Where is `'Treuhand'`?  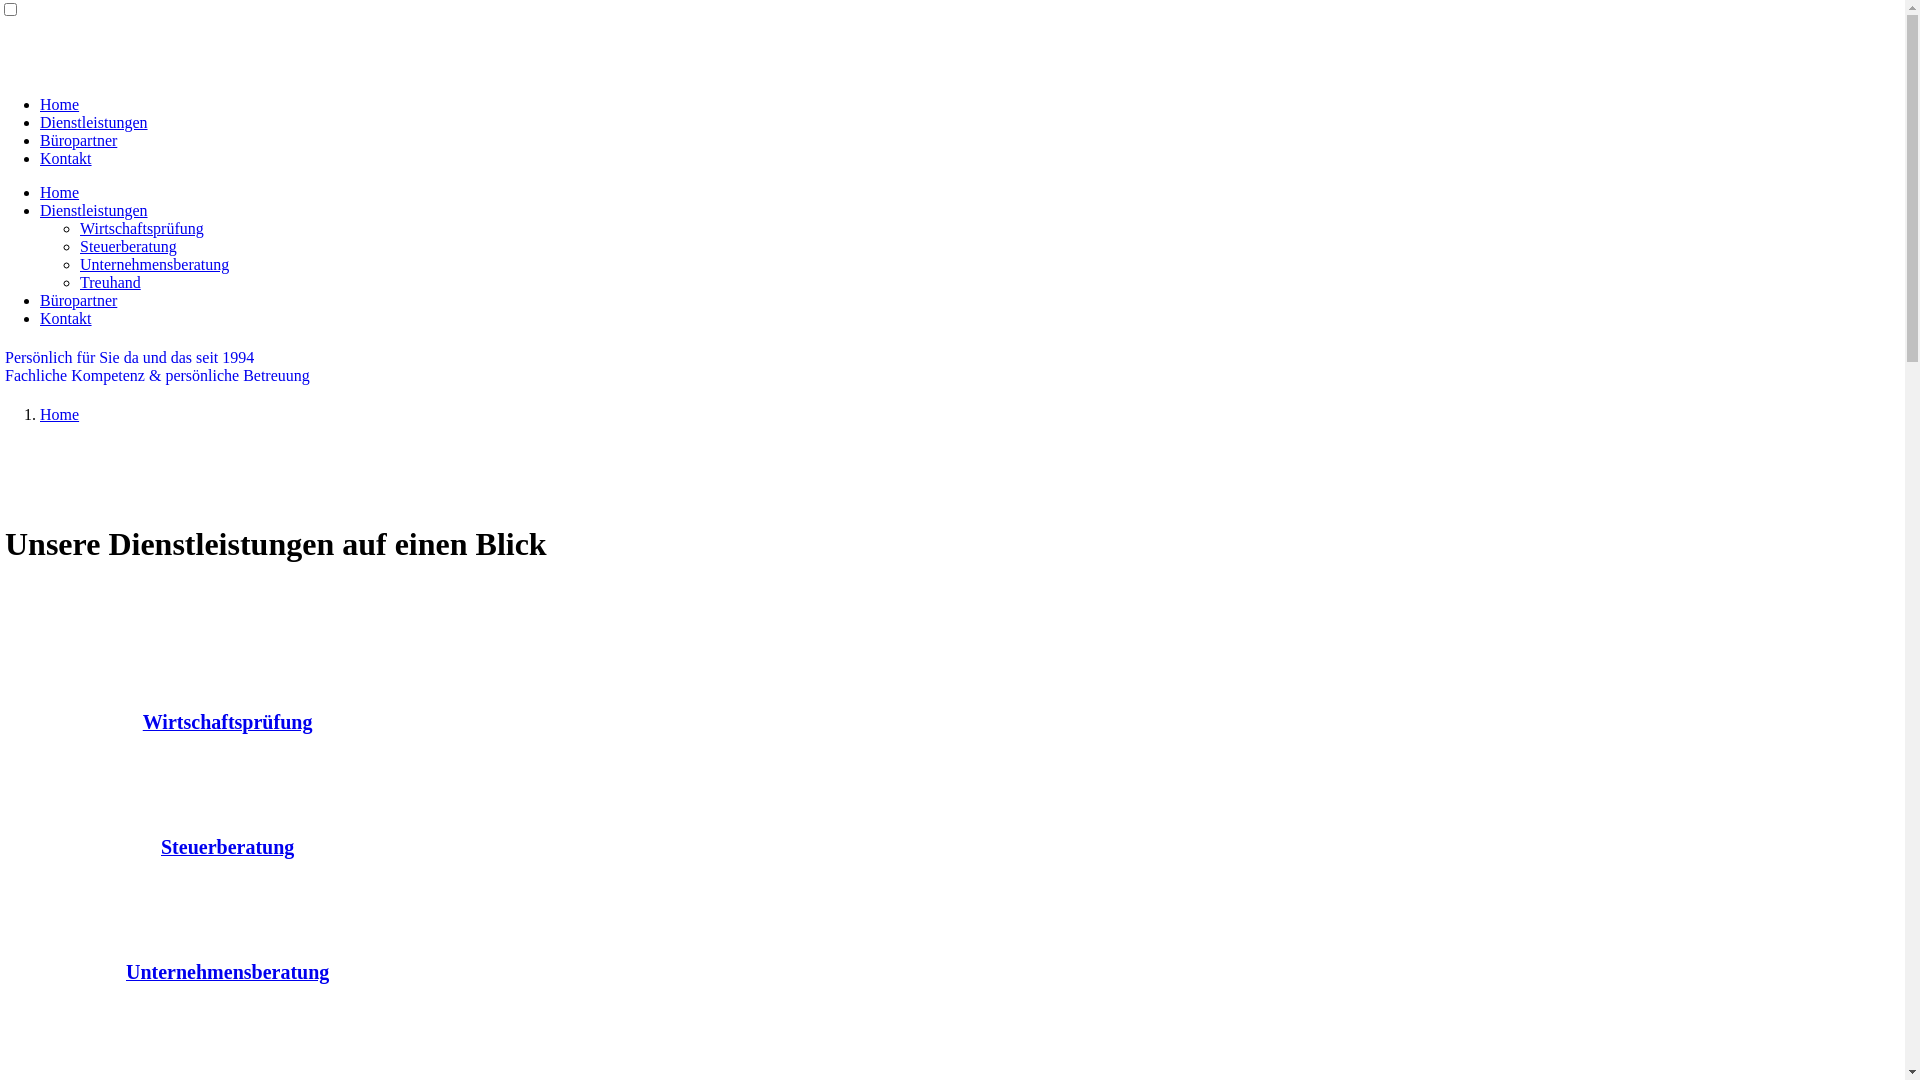
'Treuhand' is located at coordinates (109, 282).